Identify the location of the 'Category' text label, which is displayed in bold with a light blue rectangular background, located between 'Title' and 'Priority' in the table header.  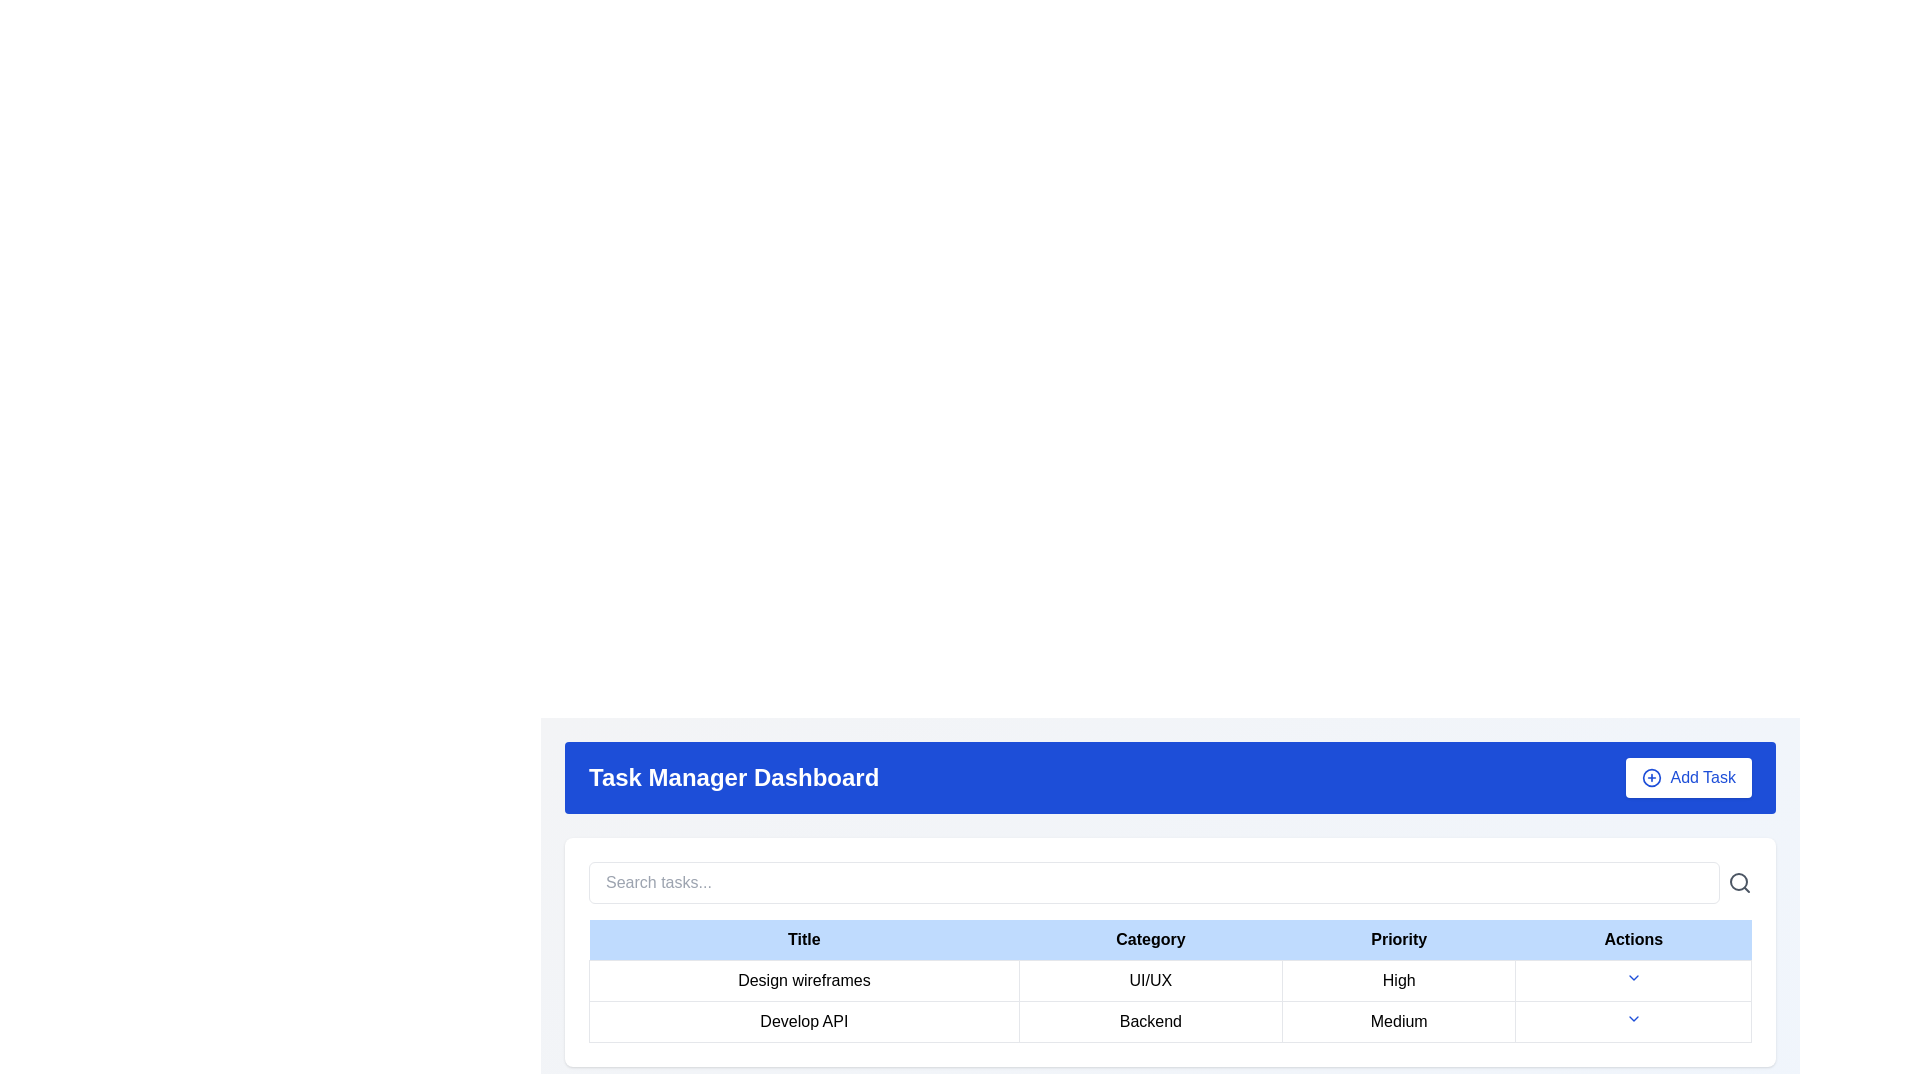
(1150, 940).